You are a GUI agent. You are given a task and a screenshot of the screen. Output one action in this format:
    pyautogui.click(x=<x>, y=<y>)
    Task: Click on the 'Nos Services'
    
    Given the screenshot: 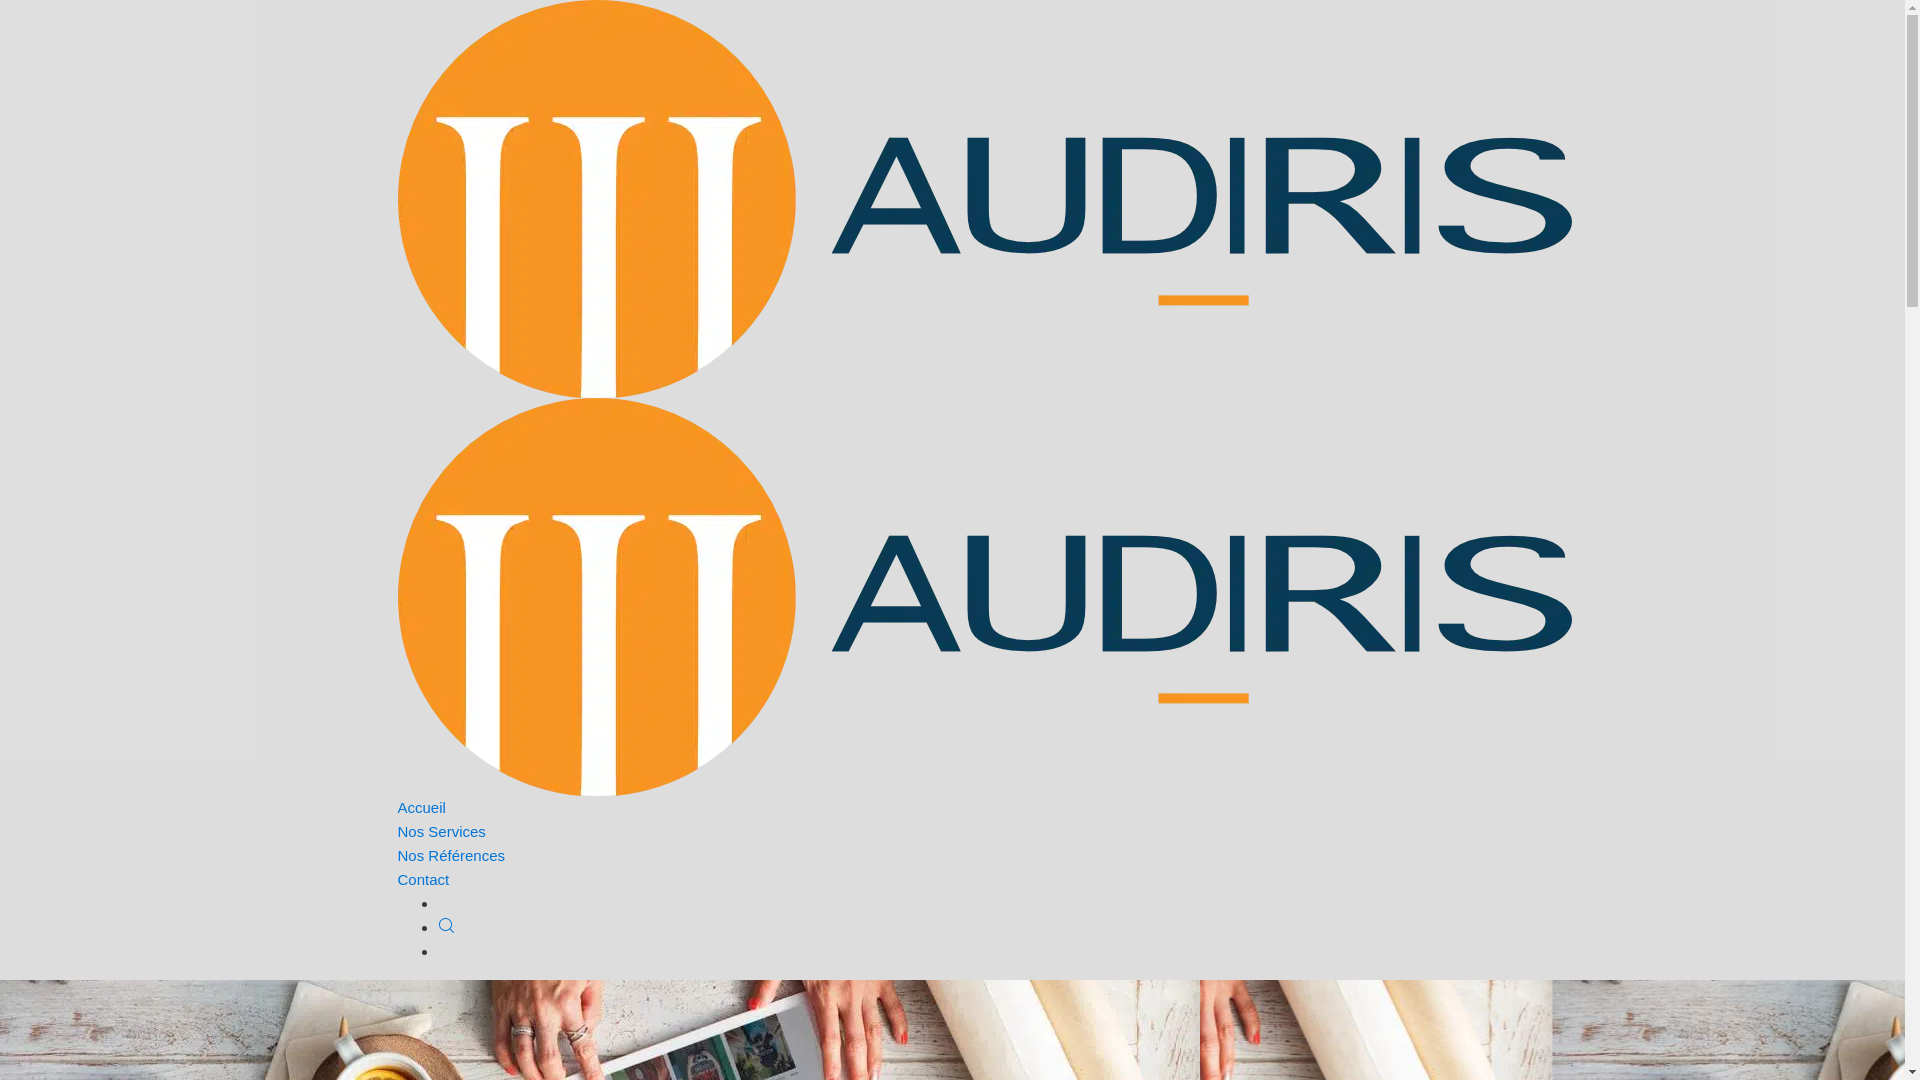 What is the action you would take?
    pyautogui.click(x=440, y=831)
    